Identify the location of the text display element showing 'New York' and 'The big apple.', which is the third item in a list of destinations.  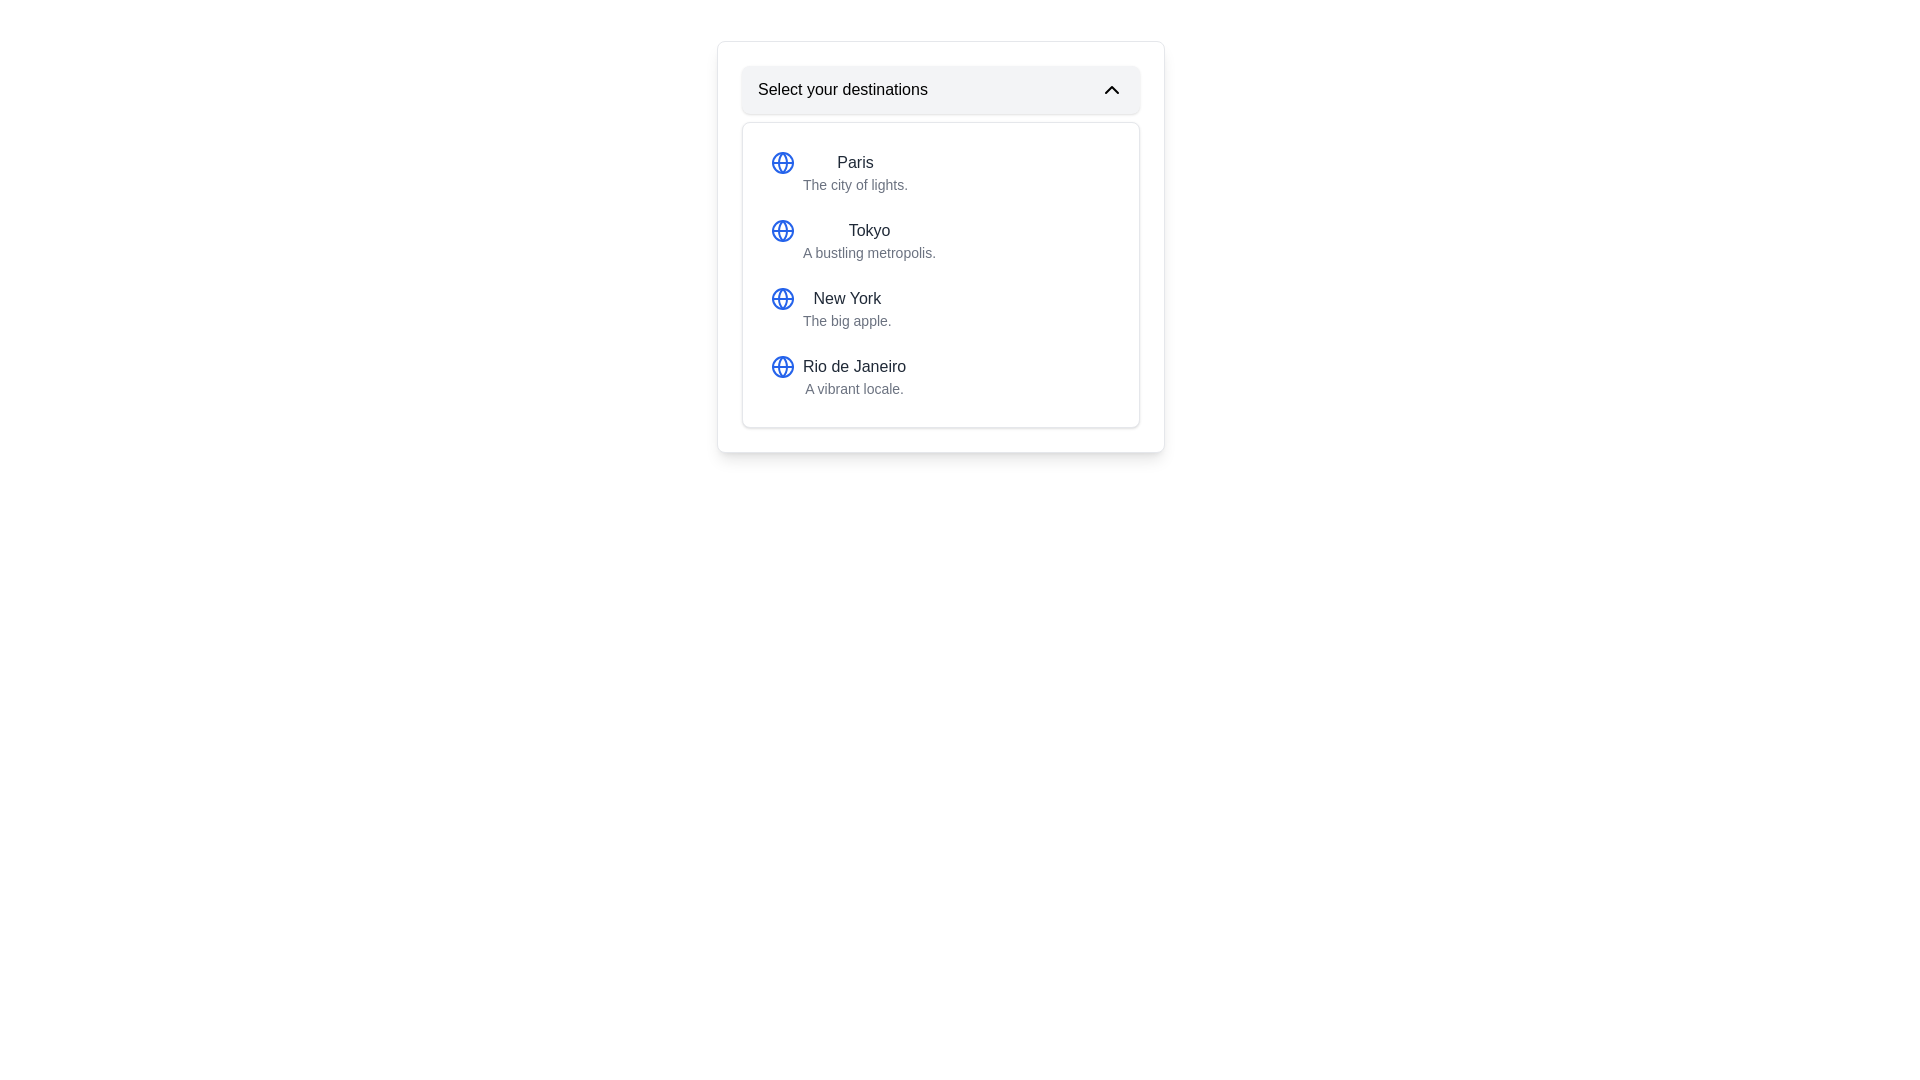
(847, 308).